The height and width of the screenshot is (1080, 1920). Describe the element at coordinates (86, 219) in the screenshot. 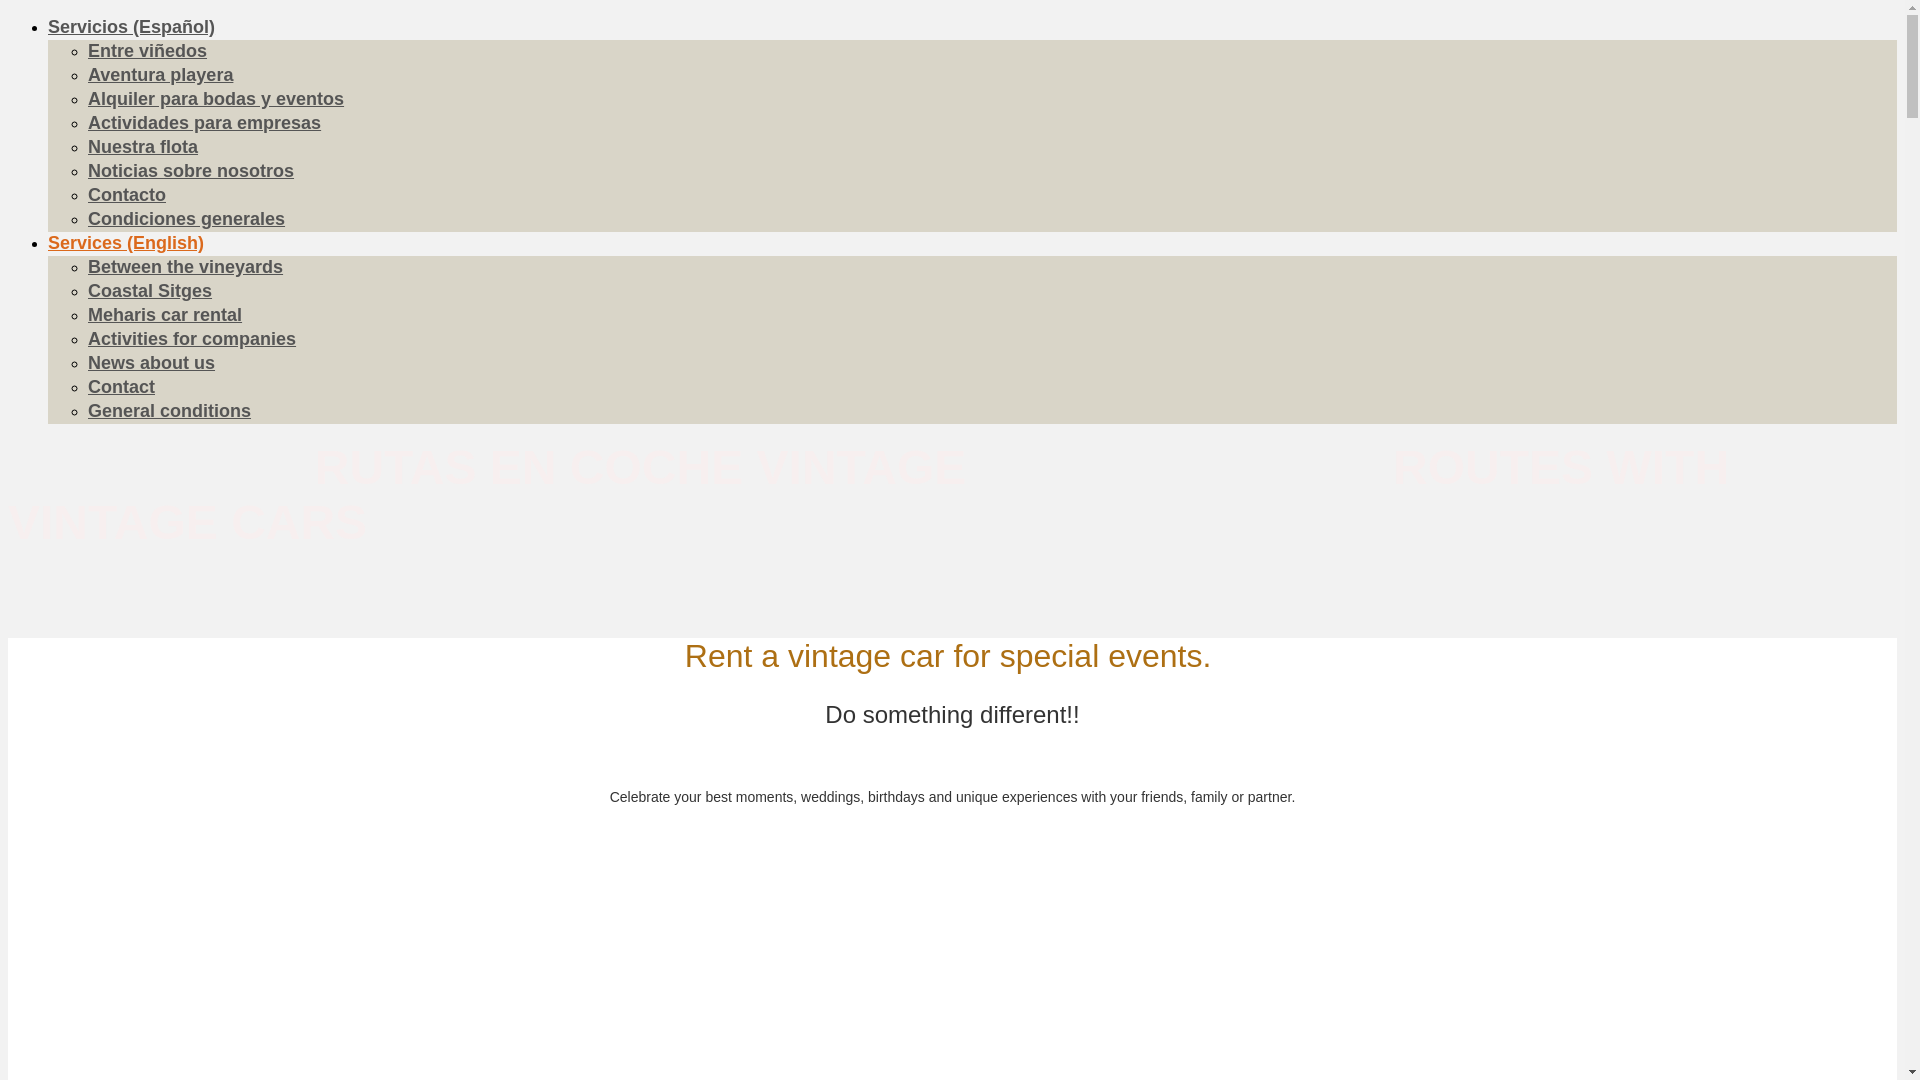

I see `'Condiciones generales'` at that location.